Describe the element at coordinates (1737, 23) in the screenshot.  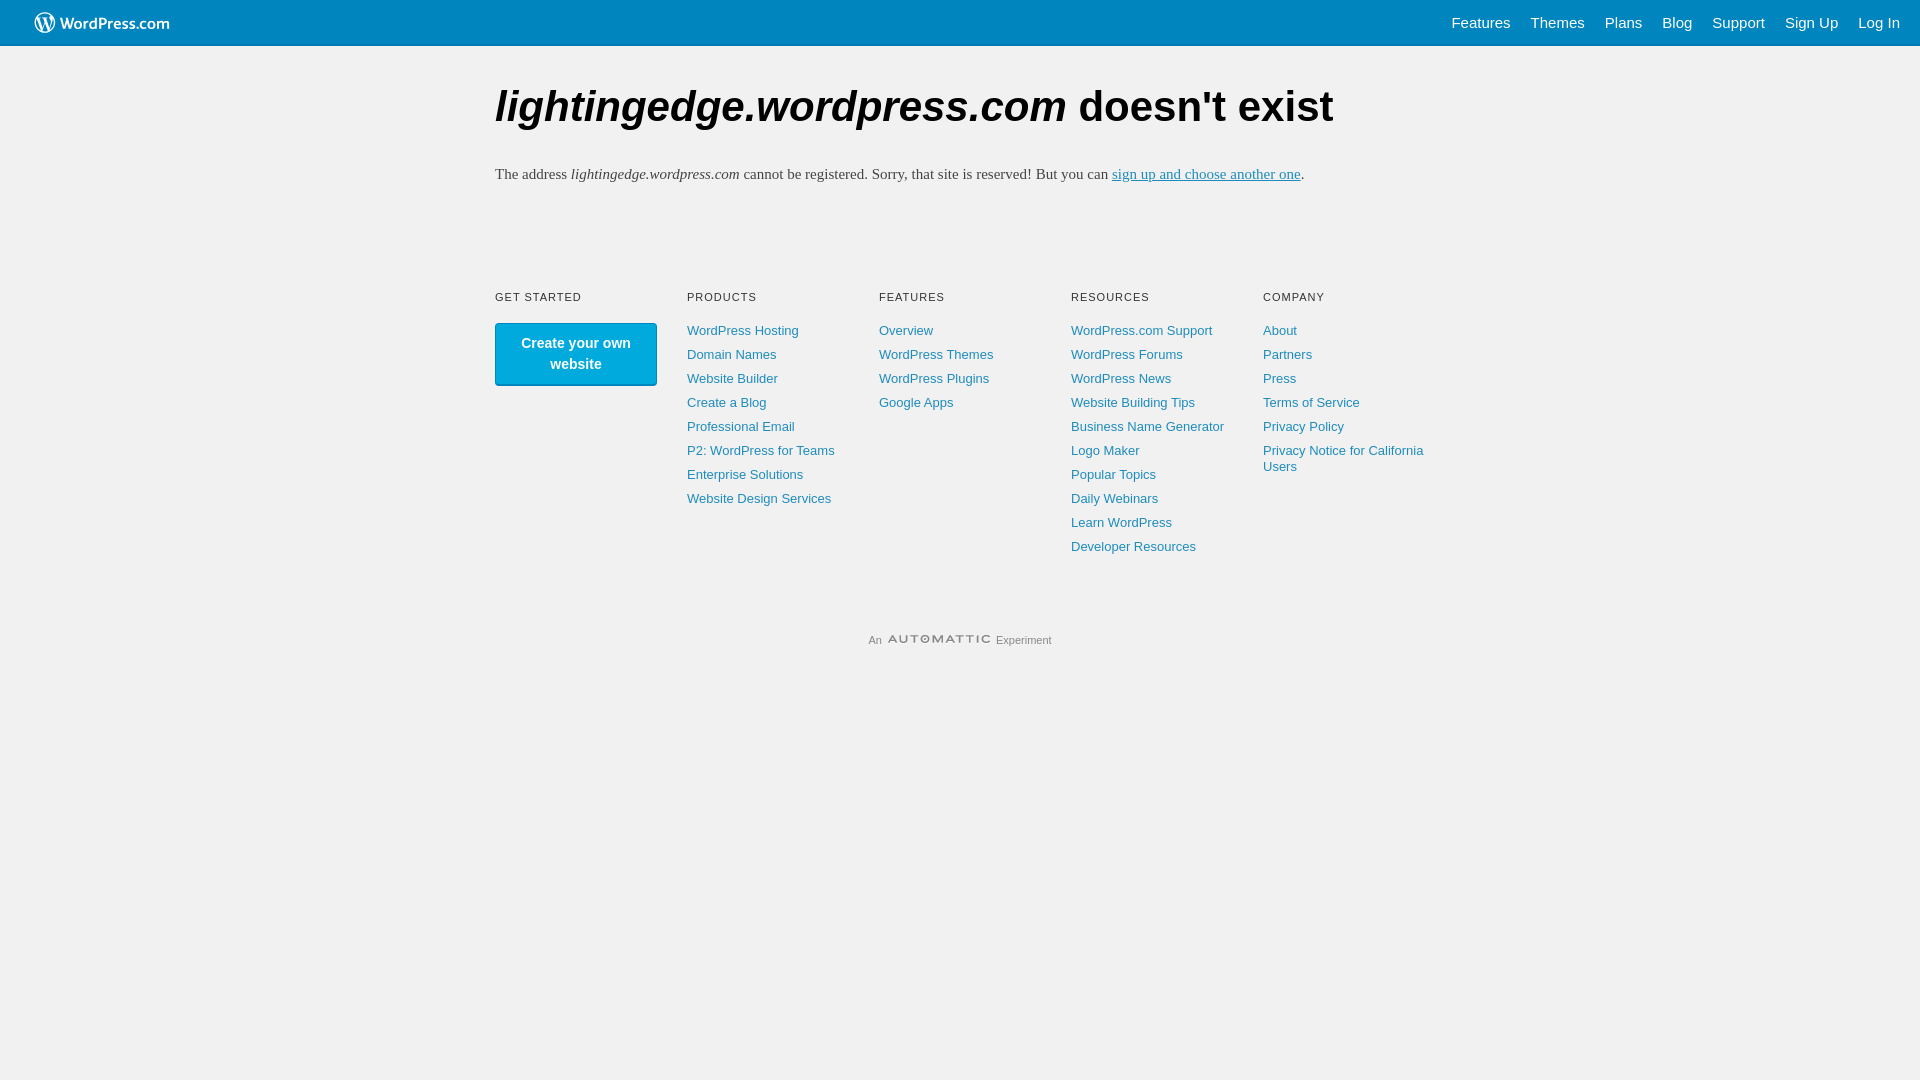
I see `'Support'` at that location.